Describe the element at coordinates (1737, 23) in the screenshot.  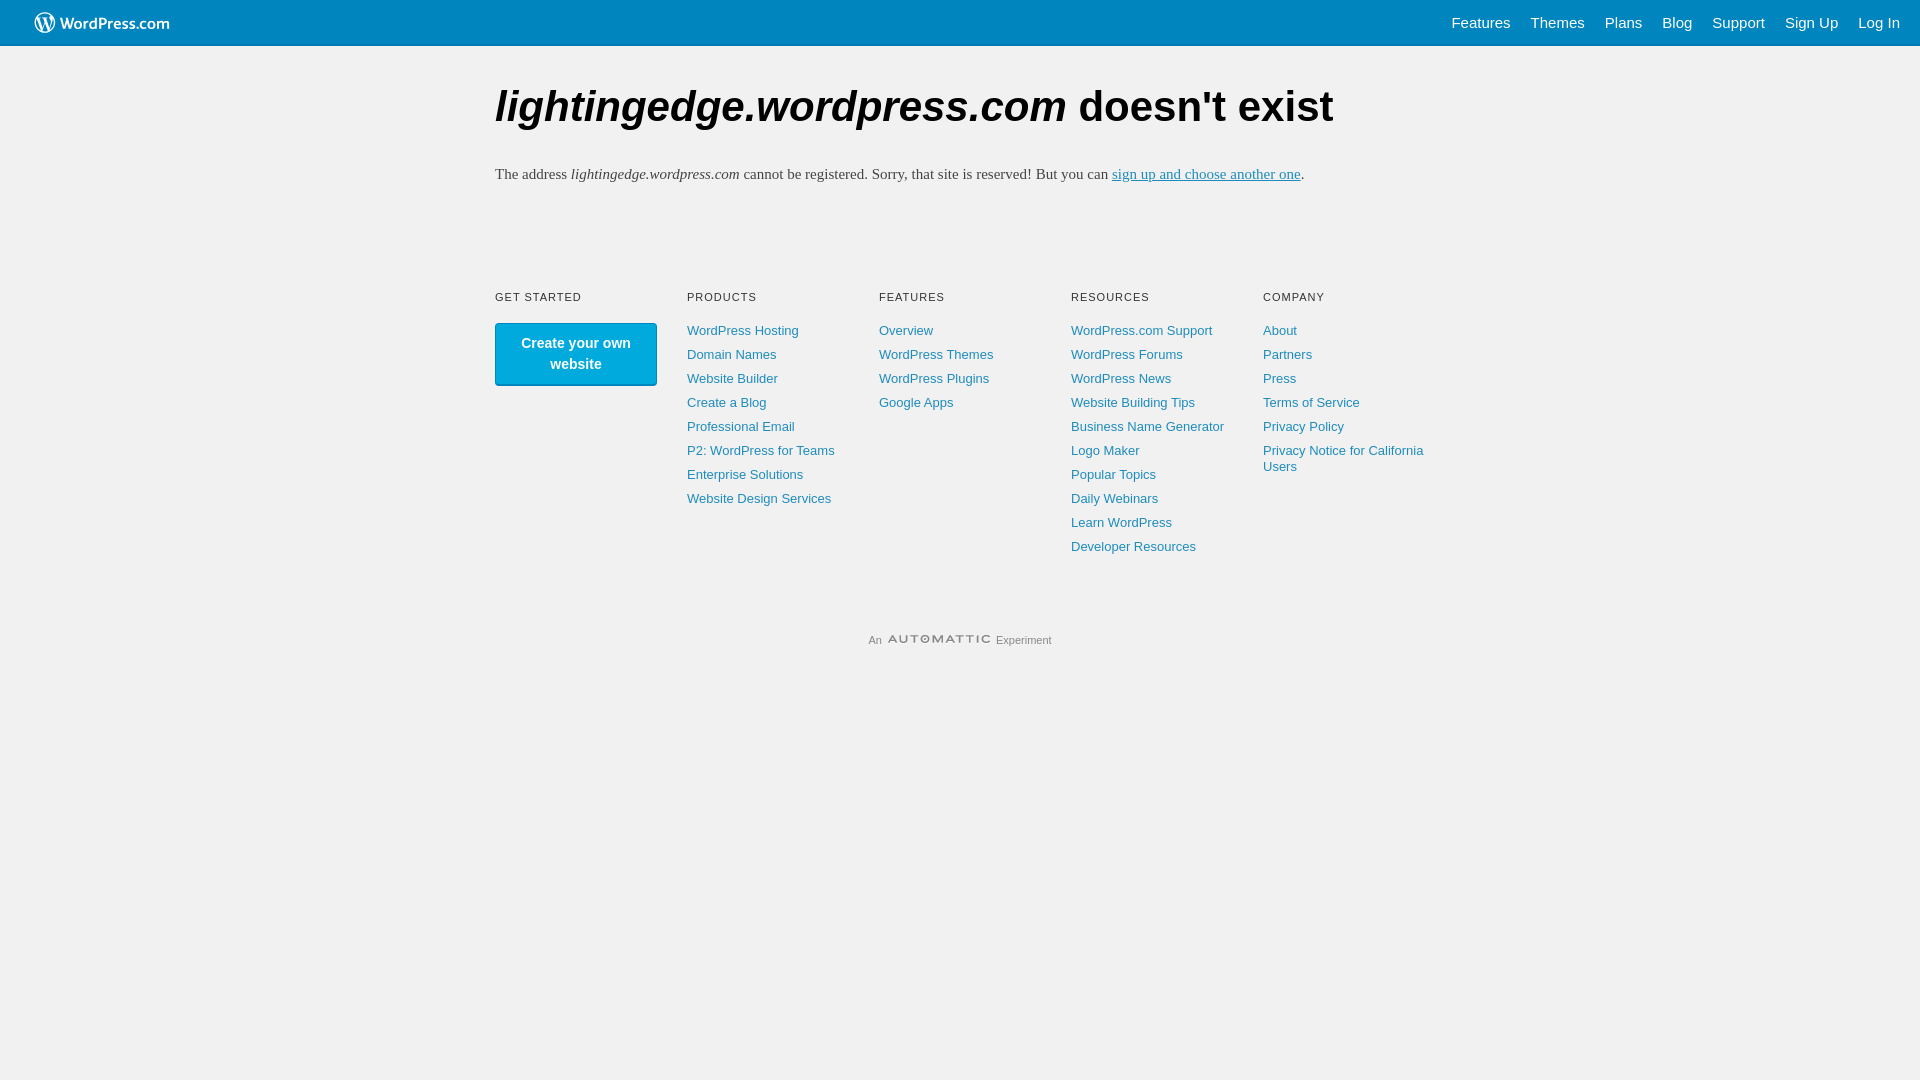
I see `'Support'` at that location.